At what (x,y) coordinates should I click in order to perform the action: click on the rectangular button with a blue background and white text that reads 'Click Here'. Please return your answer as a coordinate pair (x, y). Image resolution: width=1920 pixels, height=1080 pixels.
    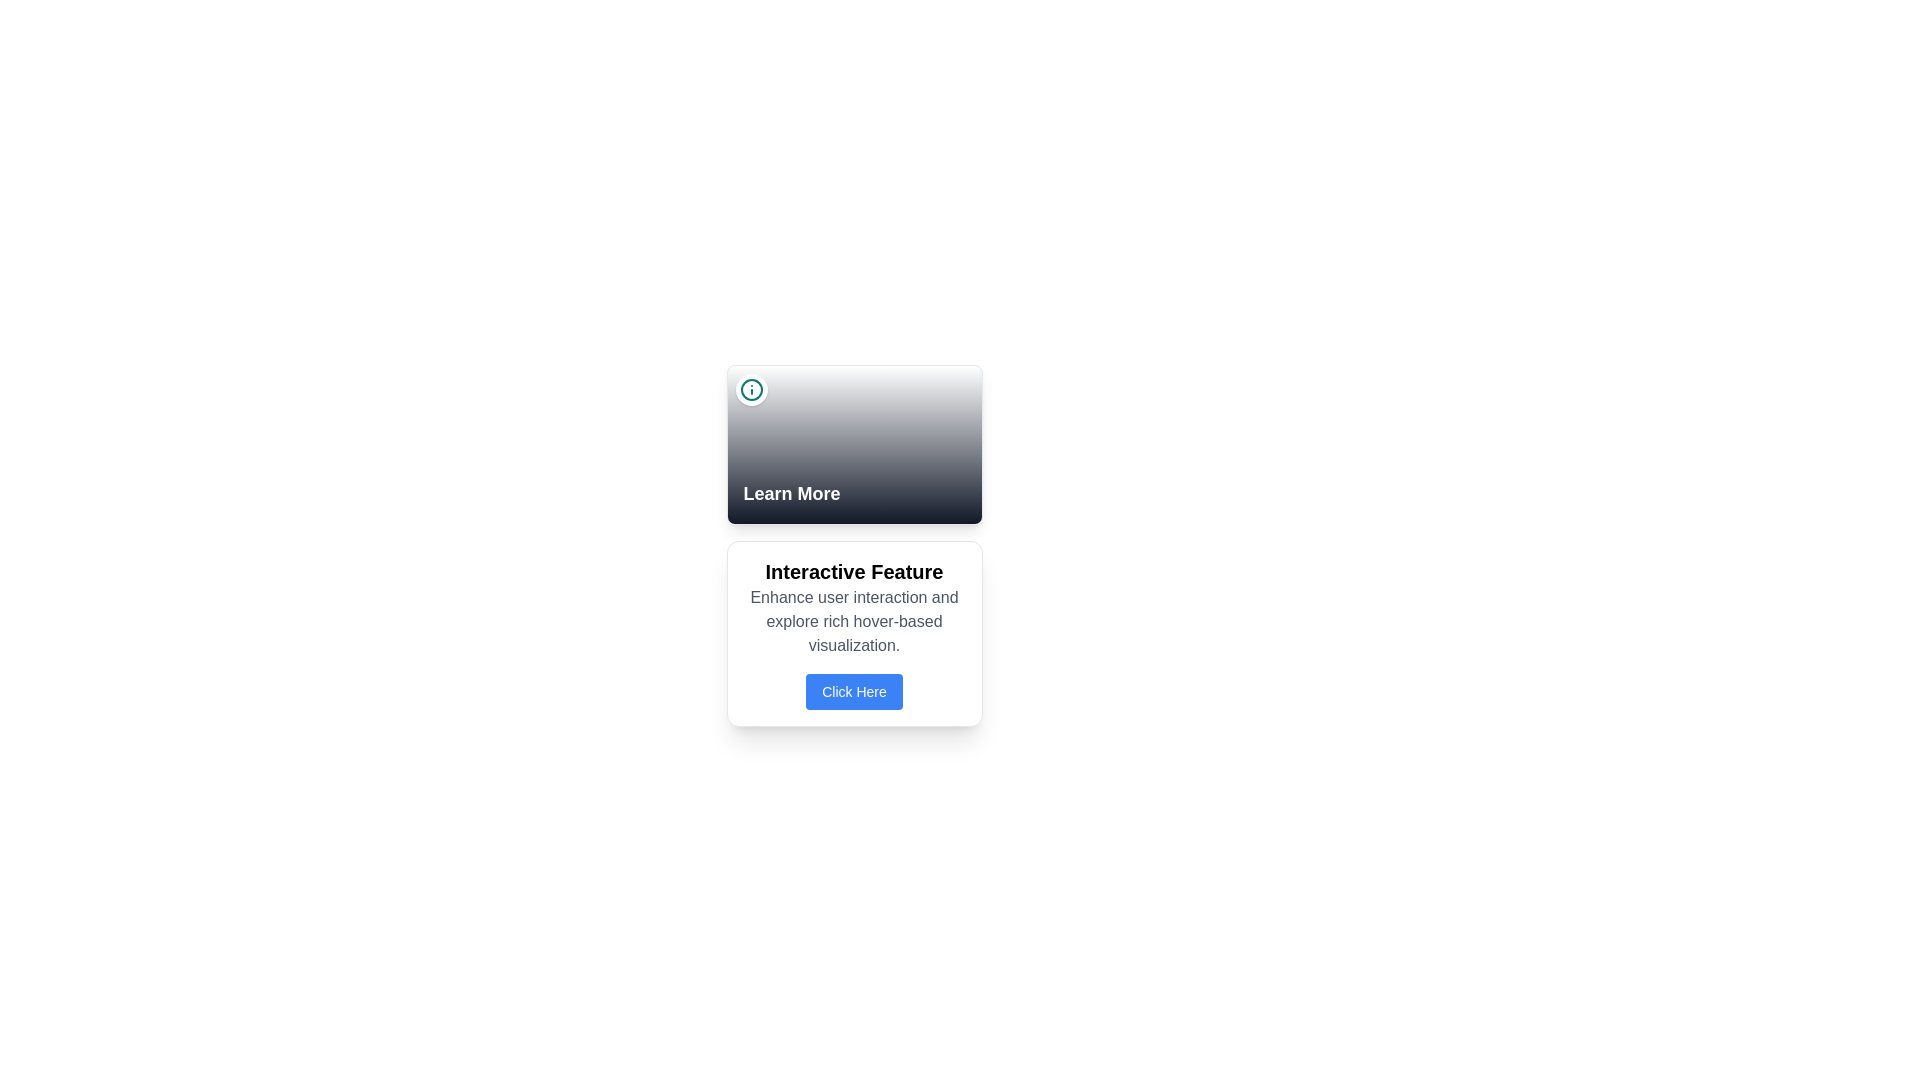
    Looking at the image, I should click on (854, 690).